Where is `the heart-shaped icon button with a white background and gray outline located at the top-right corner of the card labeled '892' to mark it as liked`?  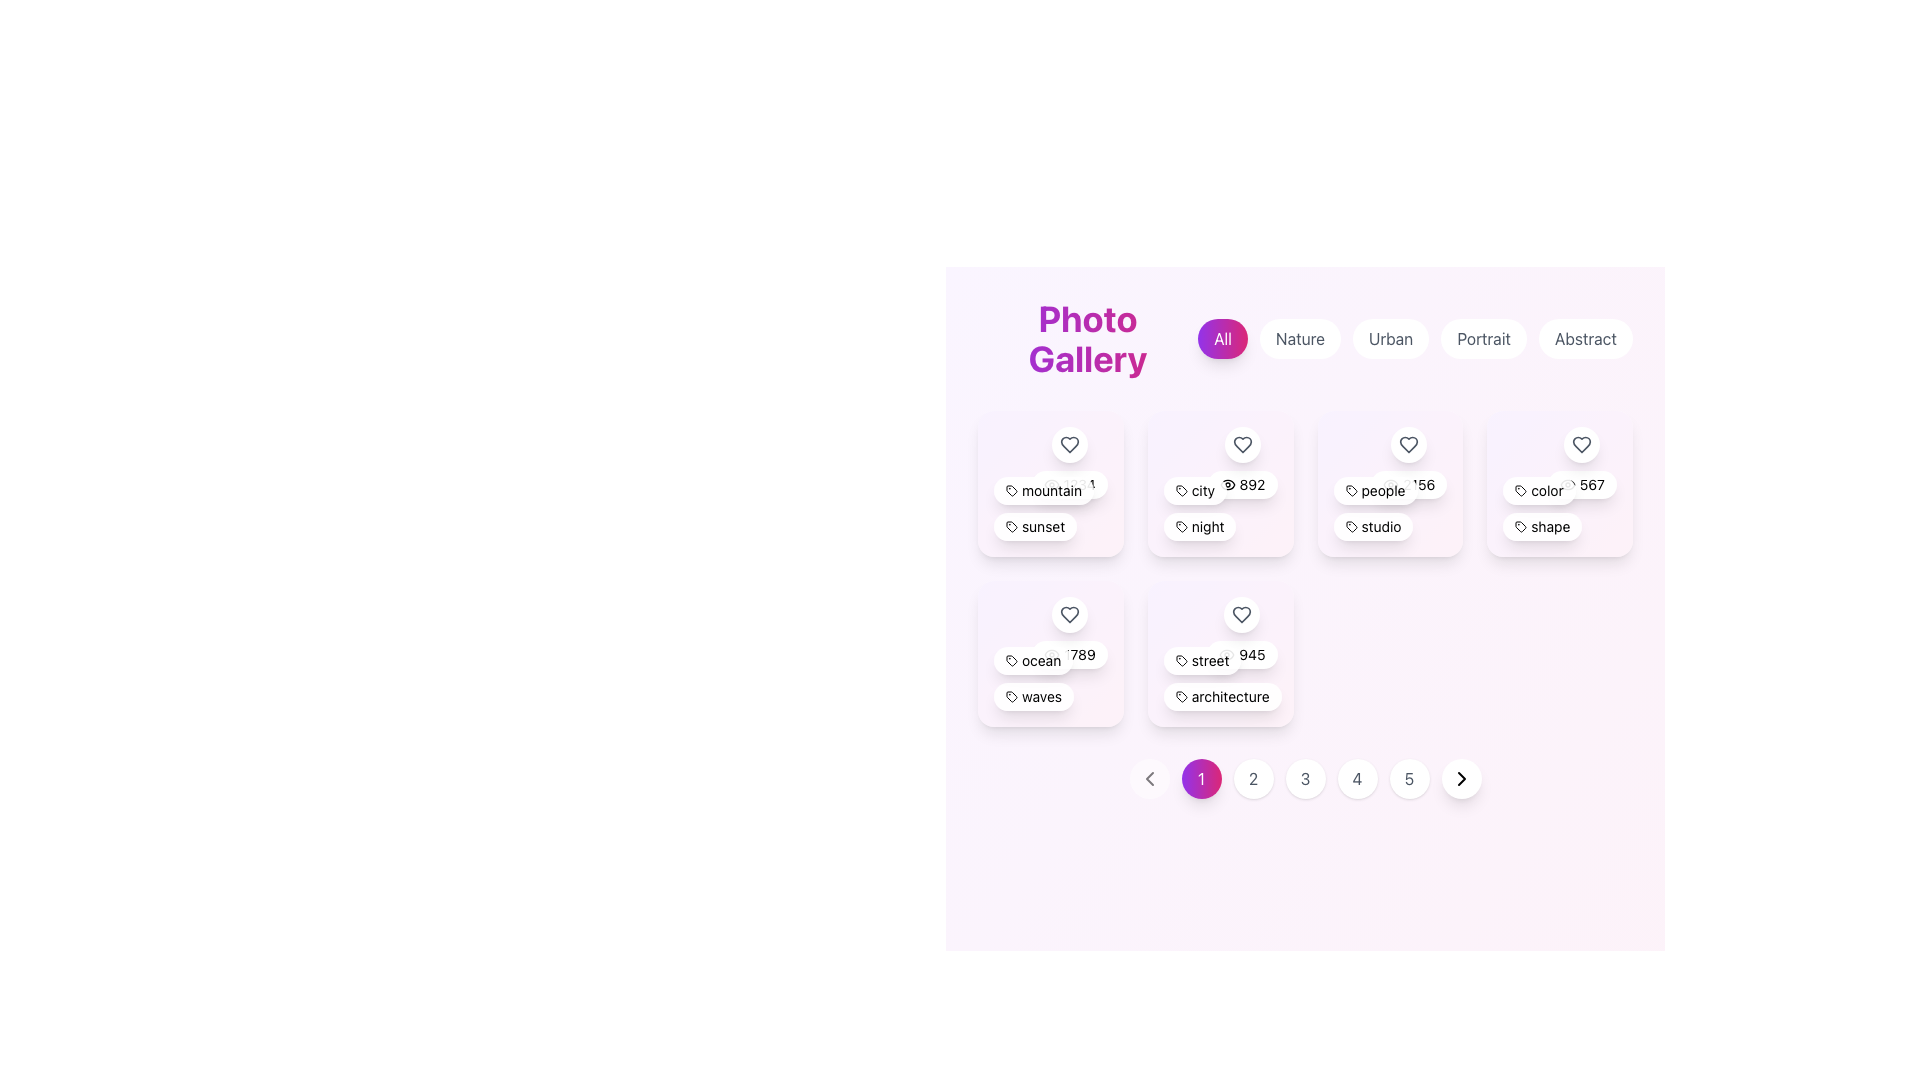 the heart-shaped icon button with a white background and gray outline located at the top-right corner of the card labeled '892' to mark it as liked is located at coordinates (1241, 462).